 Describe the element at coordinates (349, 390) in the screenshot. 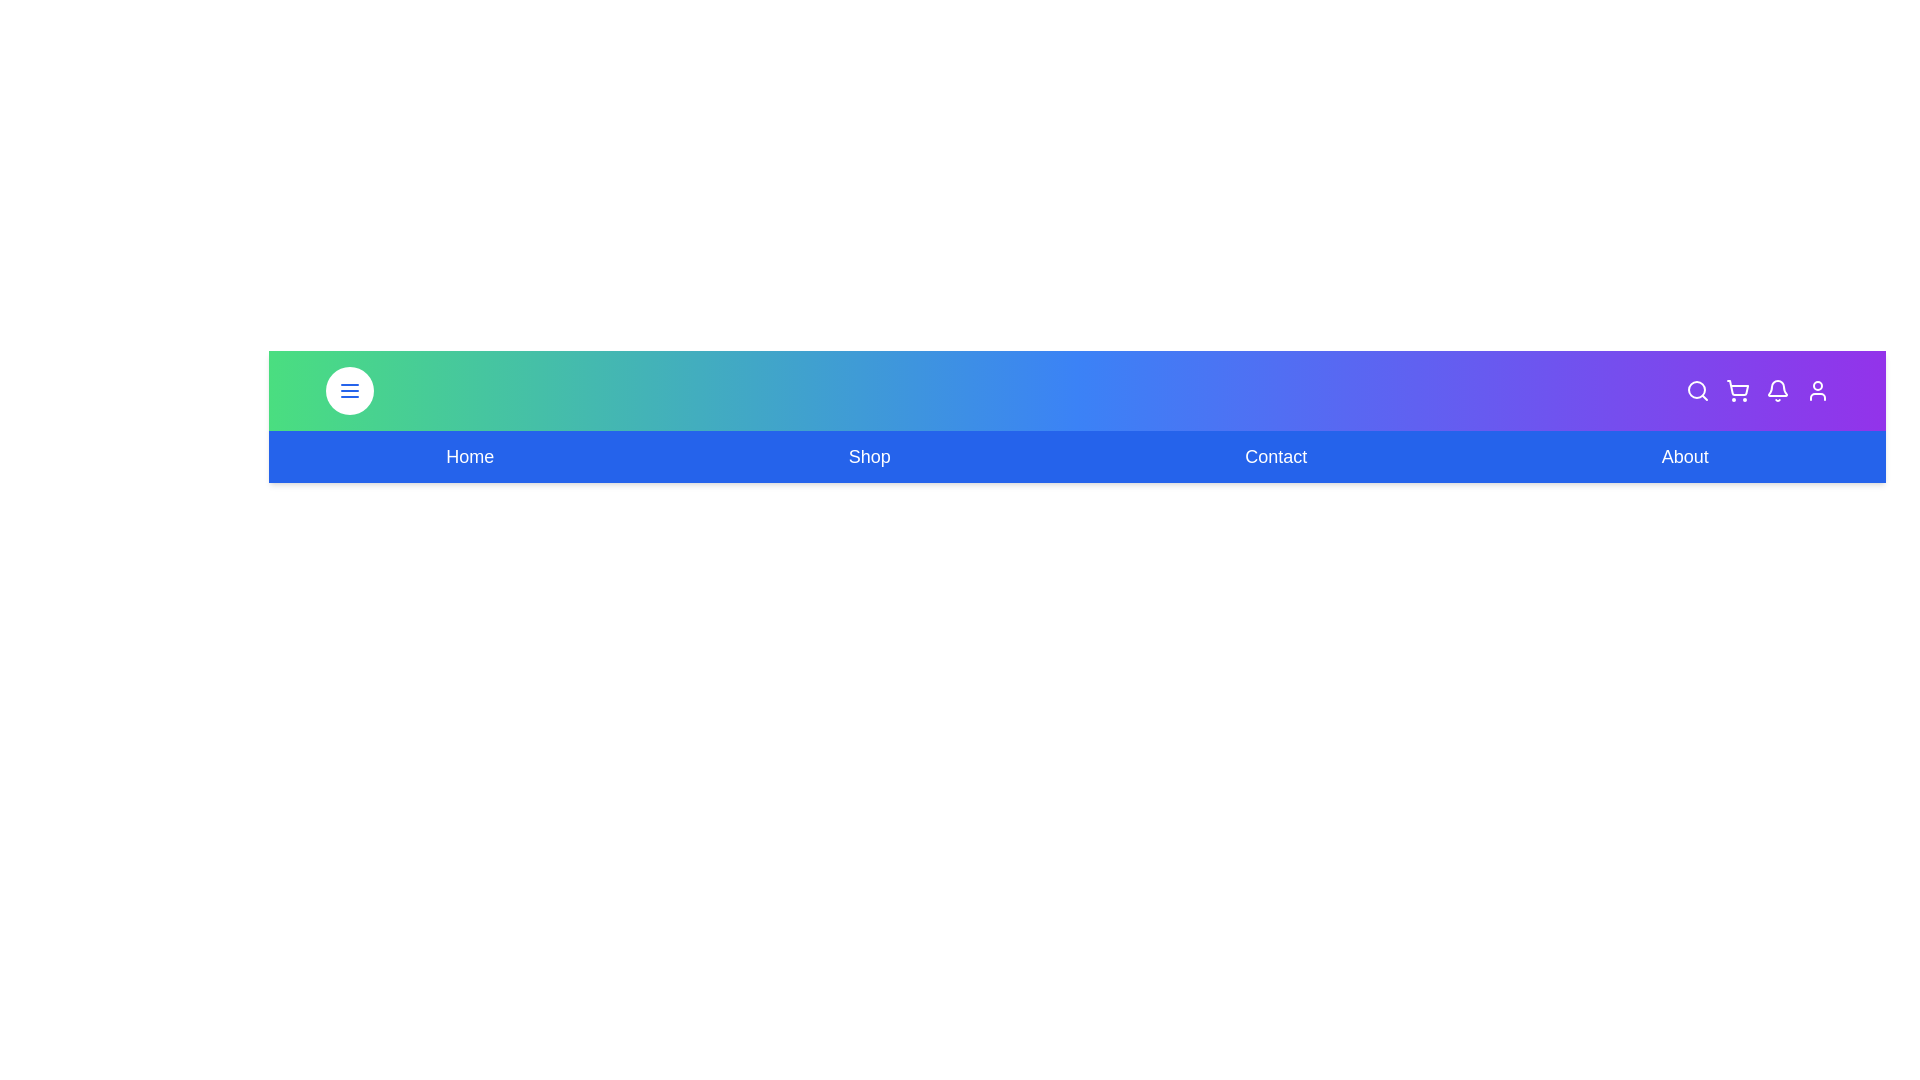

I see `the menu toggle button to toggle the menu visibility` at that location.